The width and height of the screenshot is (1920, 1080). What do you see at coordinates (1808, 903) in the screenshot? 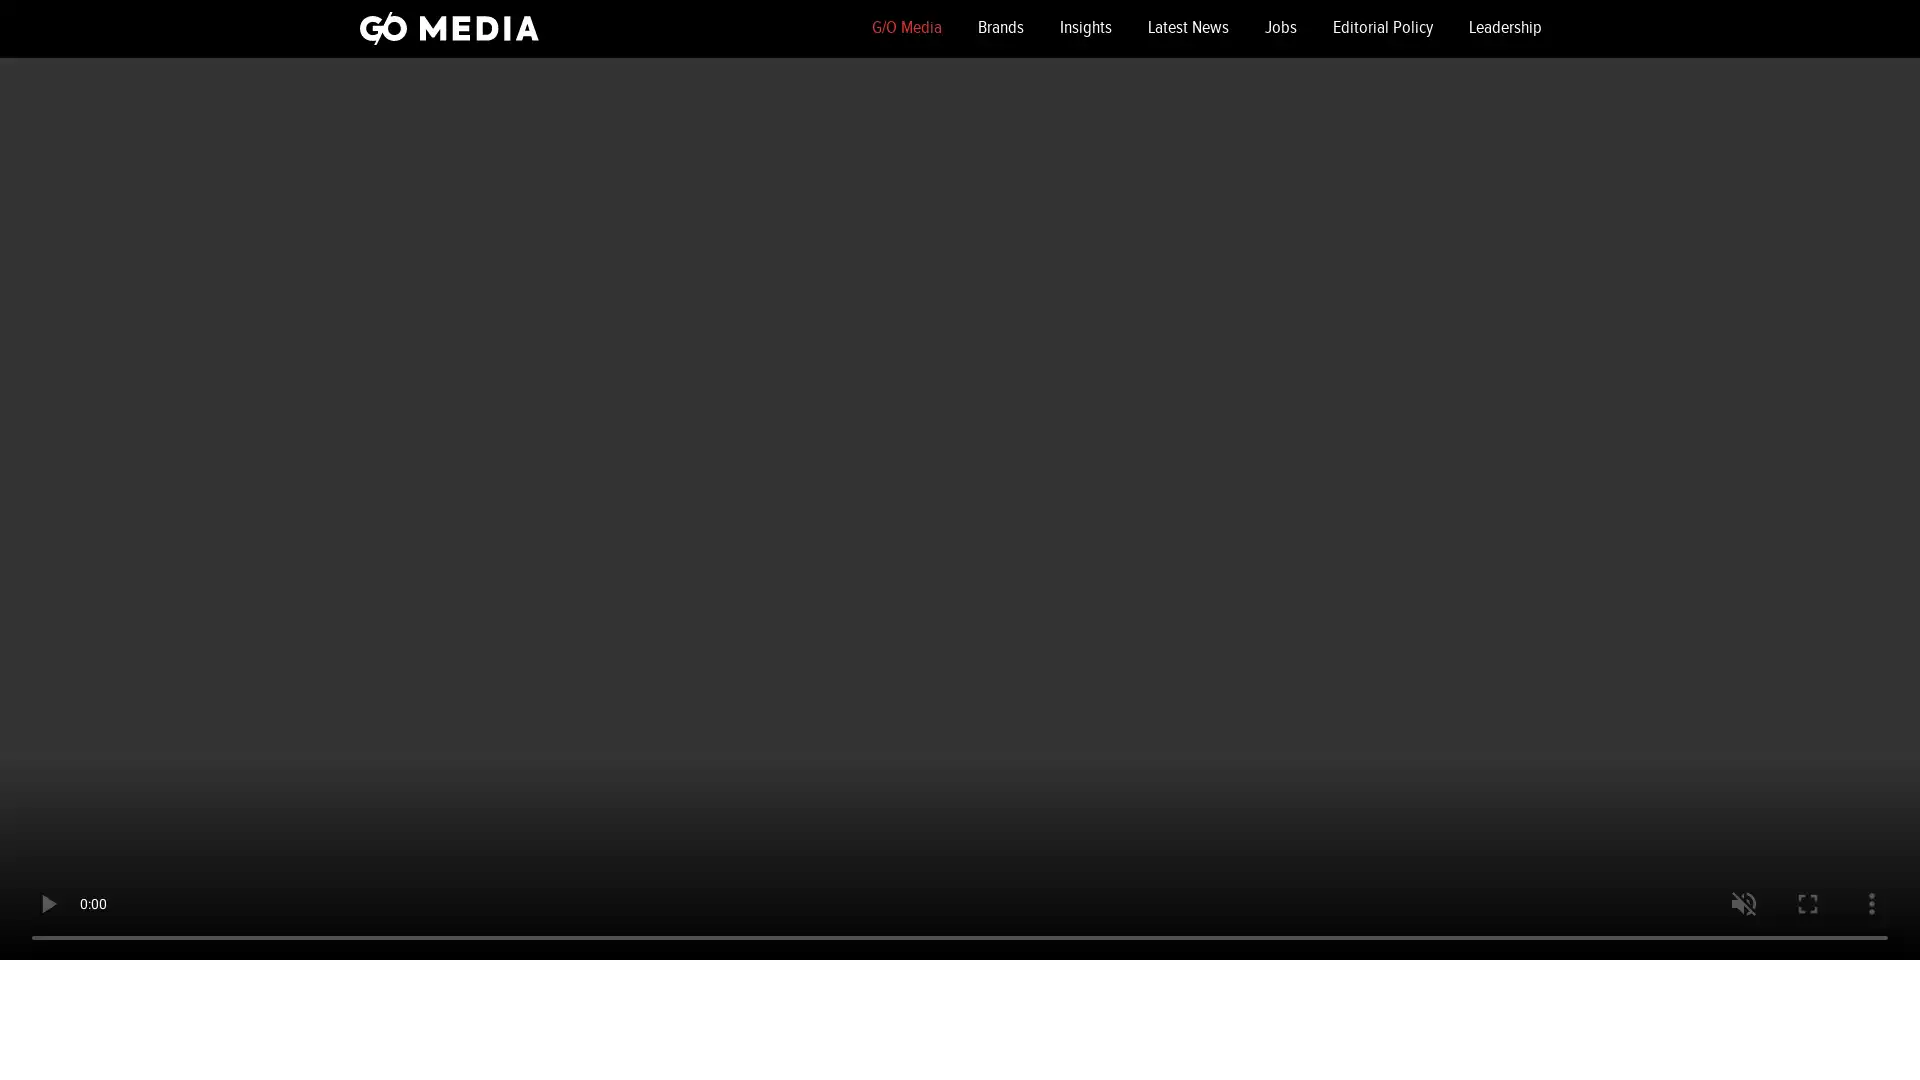
I see `enter full screen` at bounding box center [1808, 903].